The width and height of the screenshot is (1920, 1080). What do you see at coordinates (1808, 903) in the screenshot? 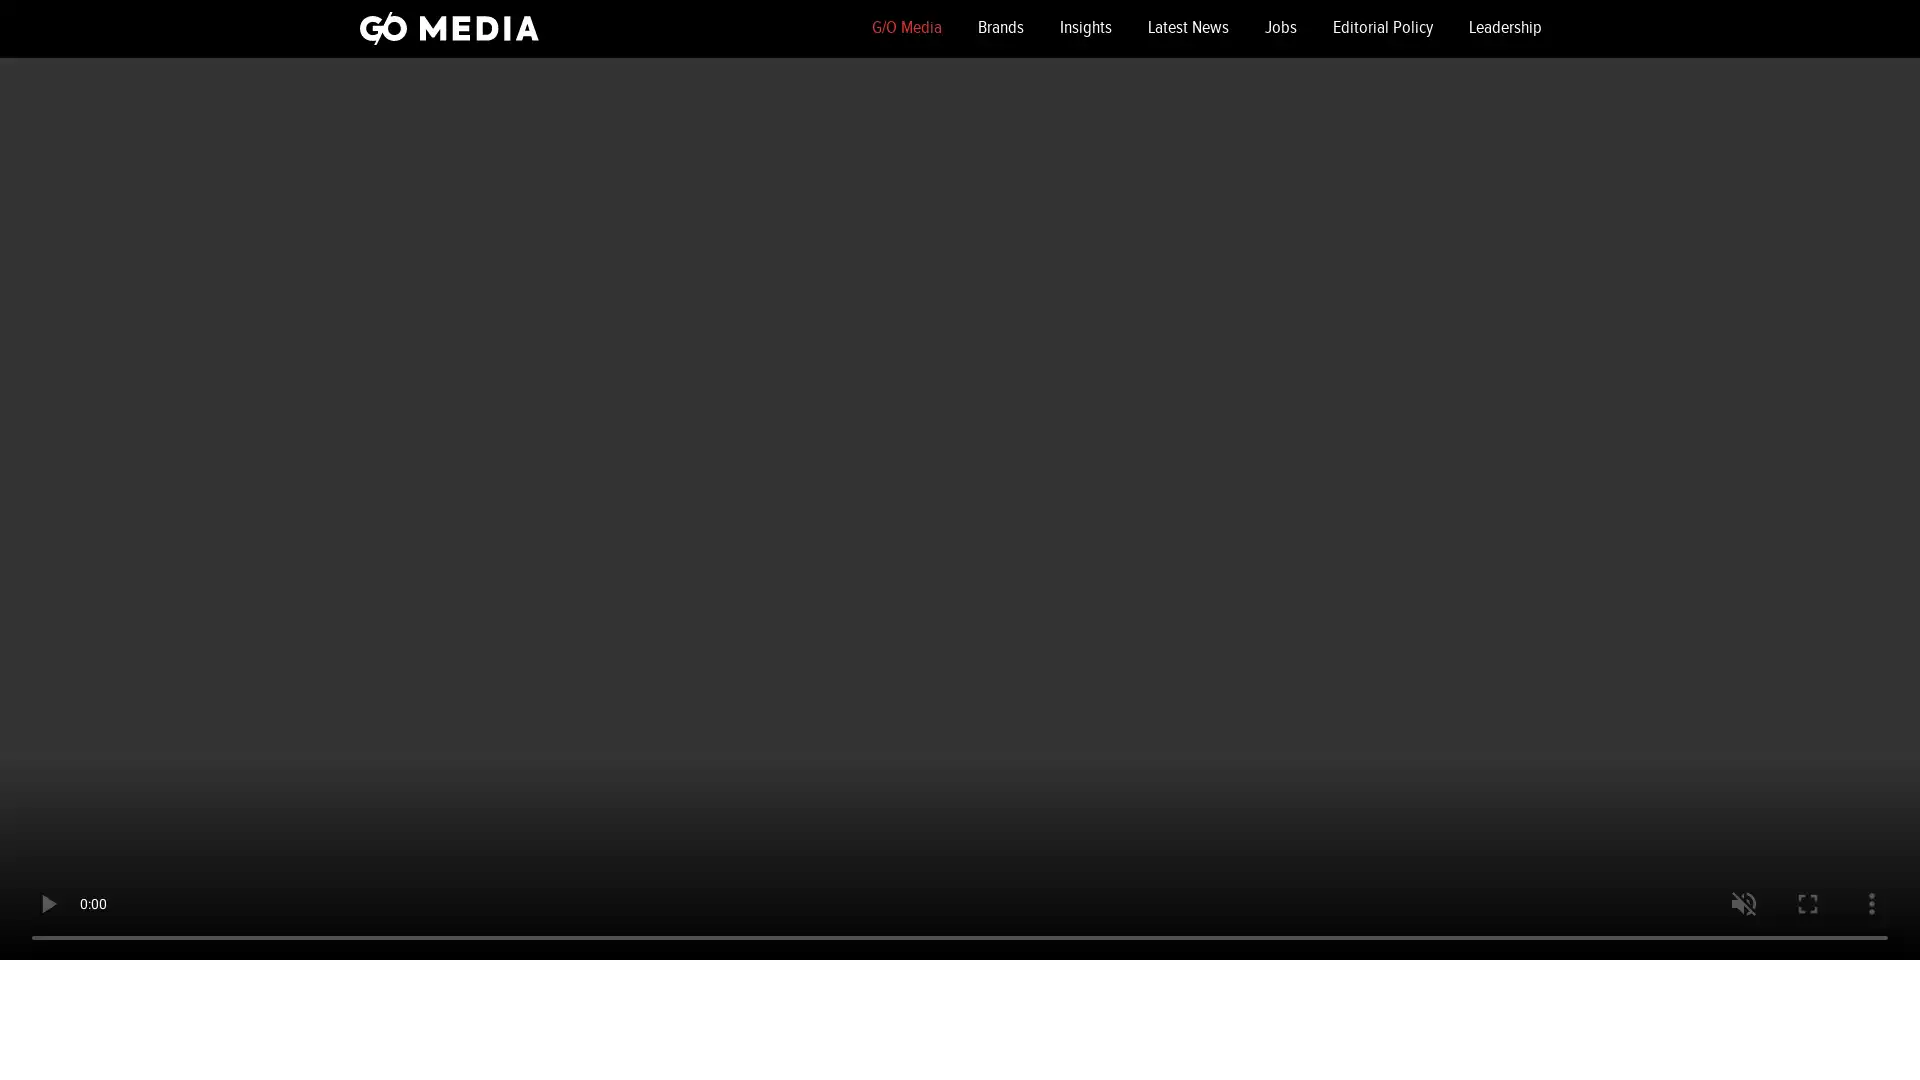
I see `enter full screen` at bounding box center [1808, 903].